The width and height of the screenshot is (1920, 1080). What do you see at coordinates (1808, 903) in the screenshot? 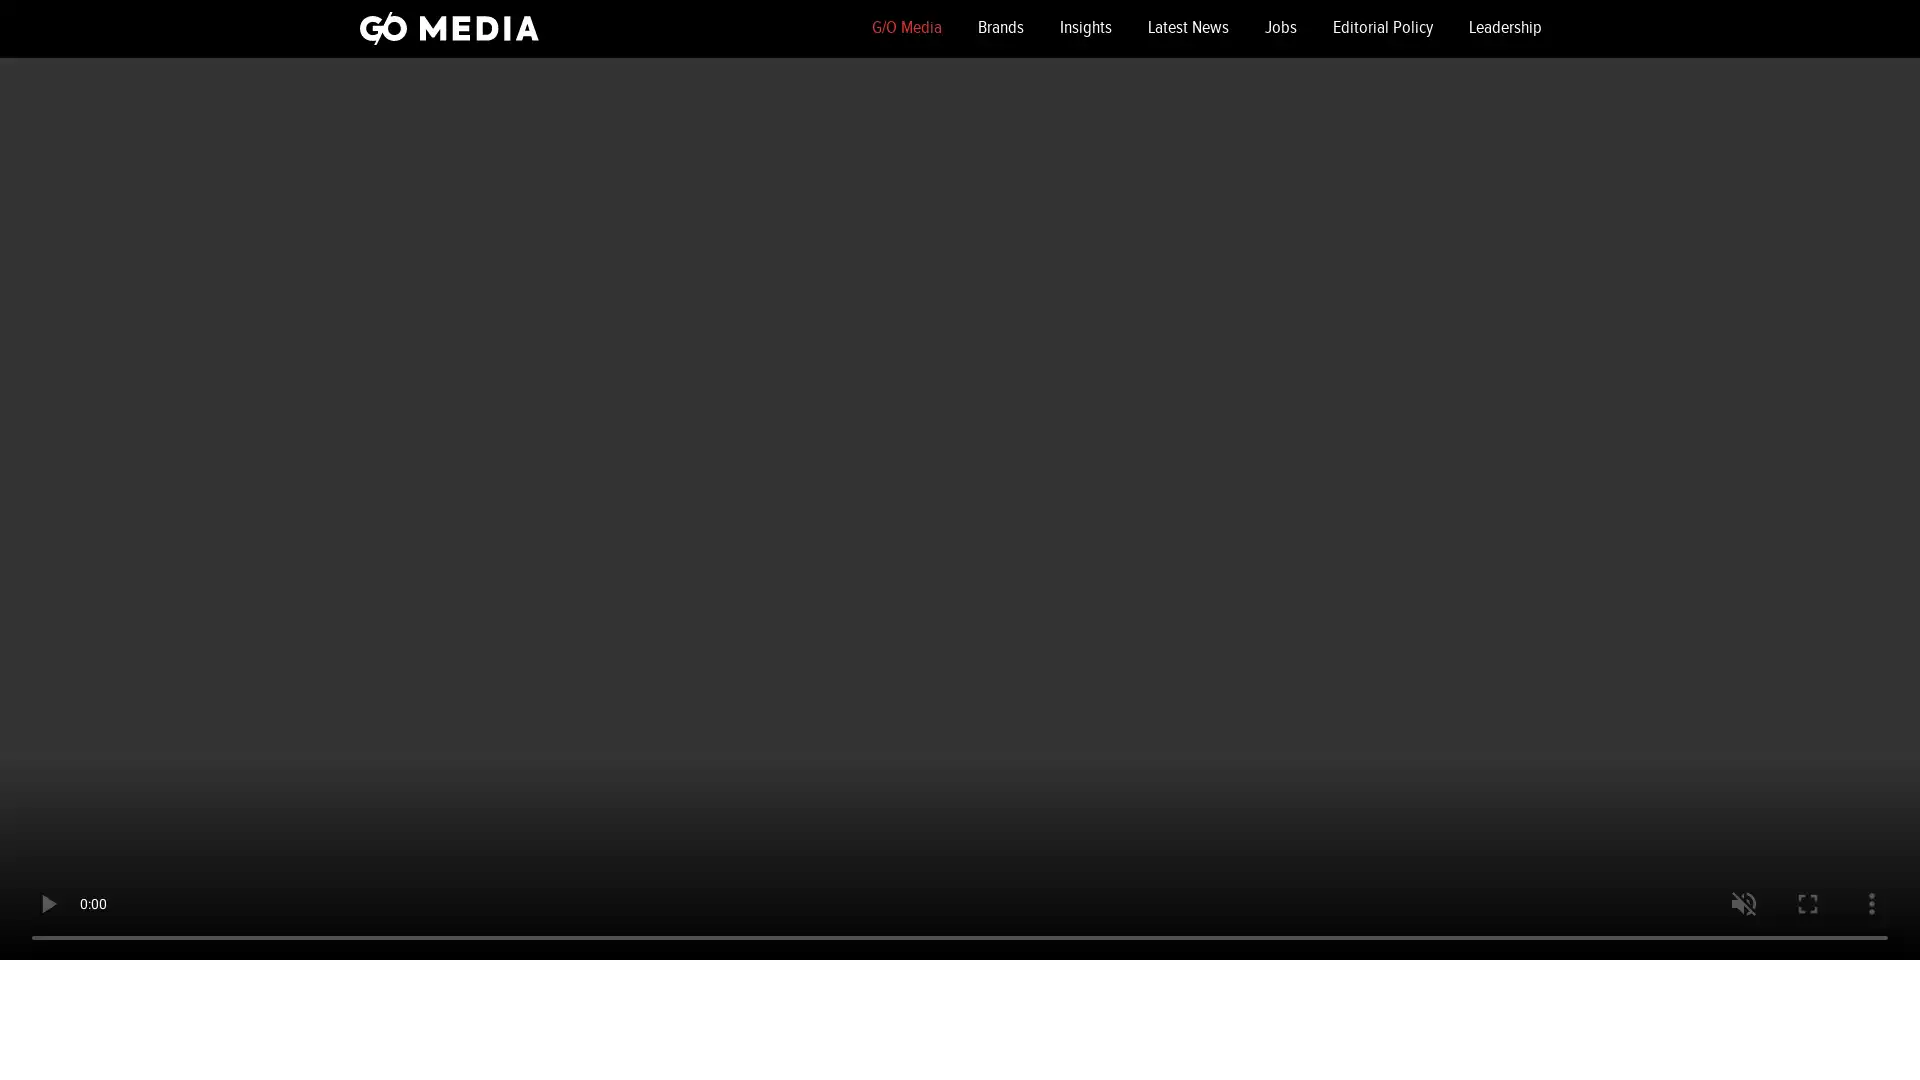
I see `enter full screen` at bounding box center [1808, 903].